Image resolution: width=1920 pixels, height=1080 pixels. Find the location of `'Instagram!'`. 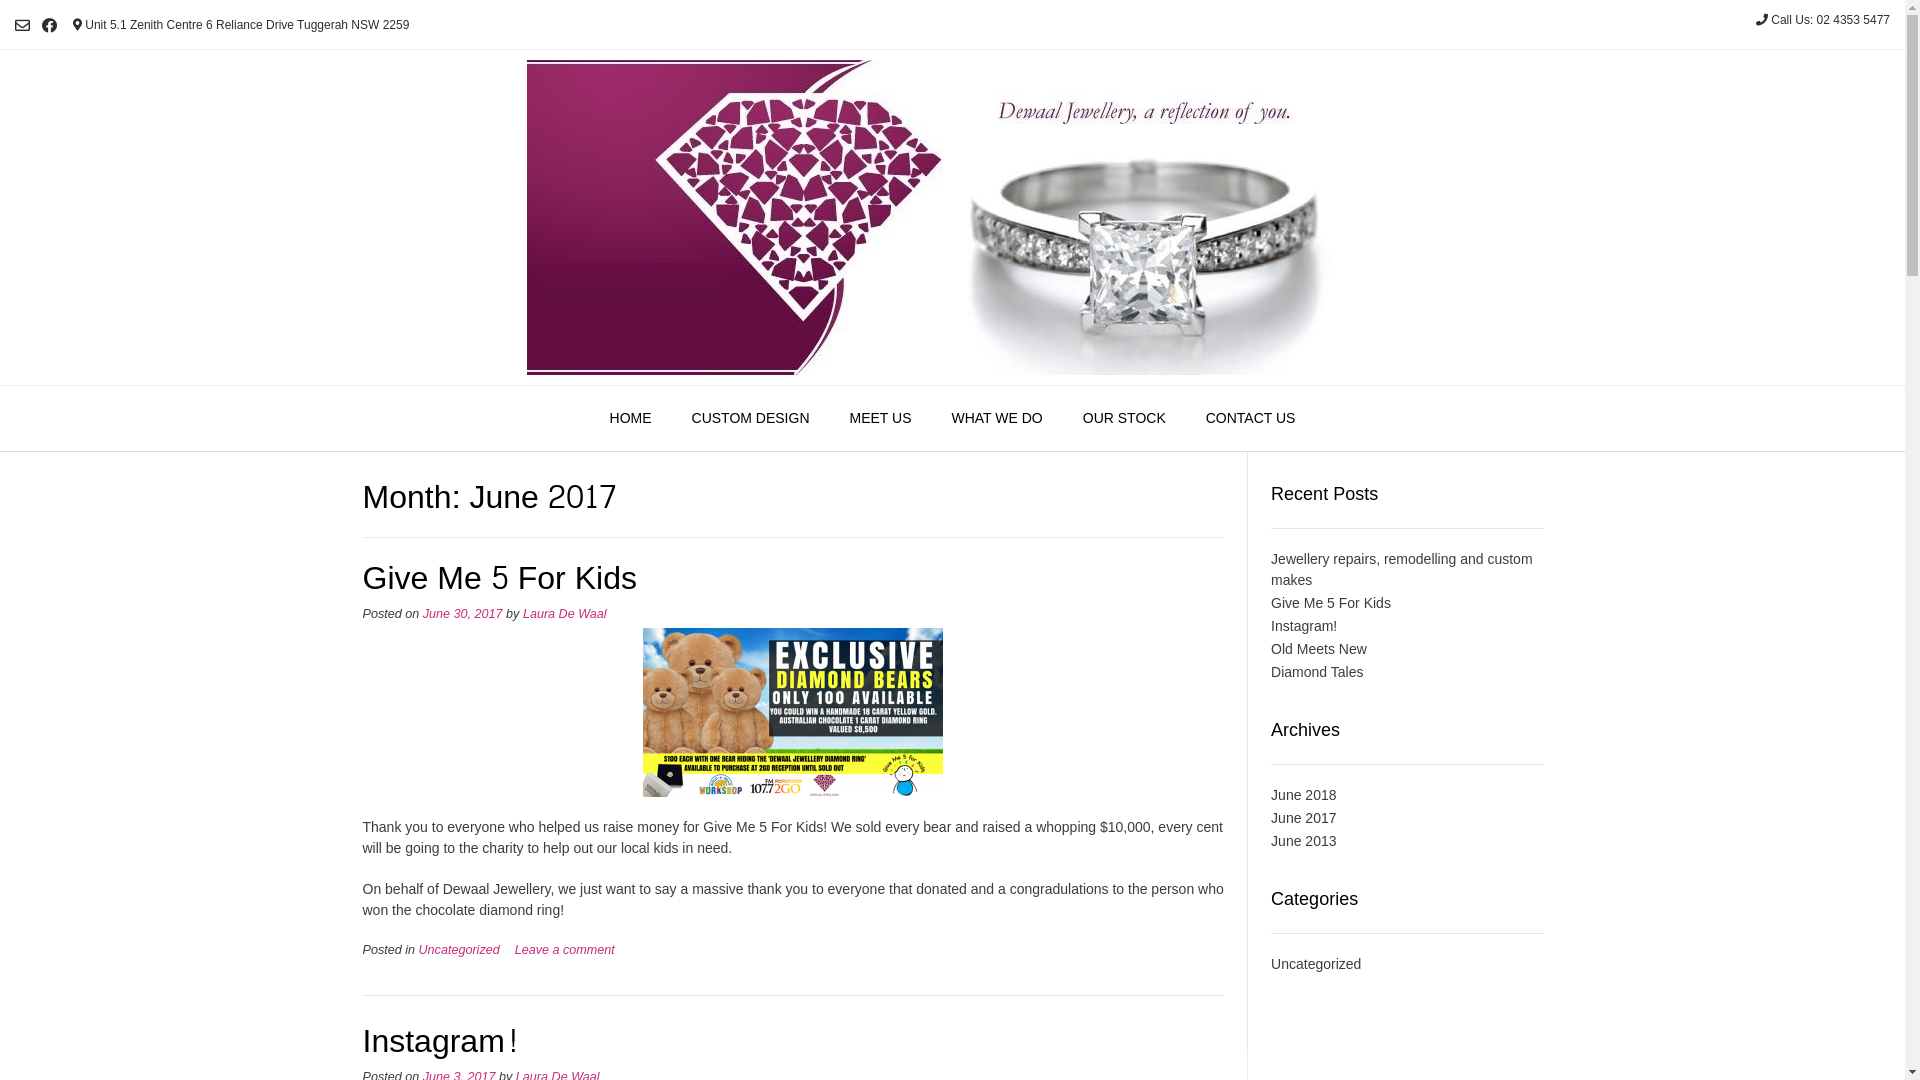

'Instagram!' is located at coordinates (1304, 624).